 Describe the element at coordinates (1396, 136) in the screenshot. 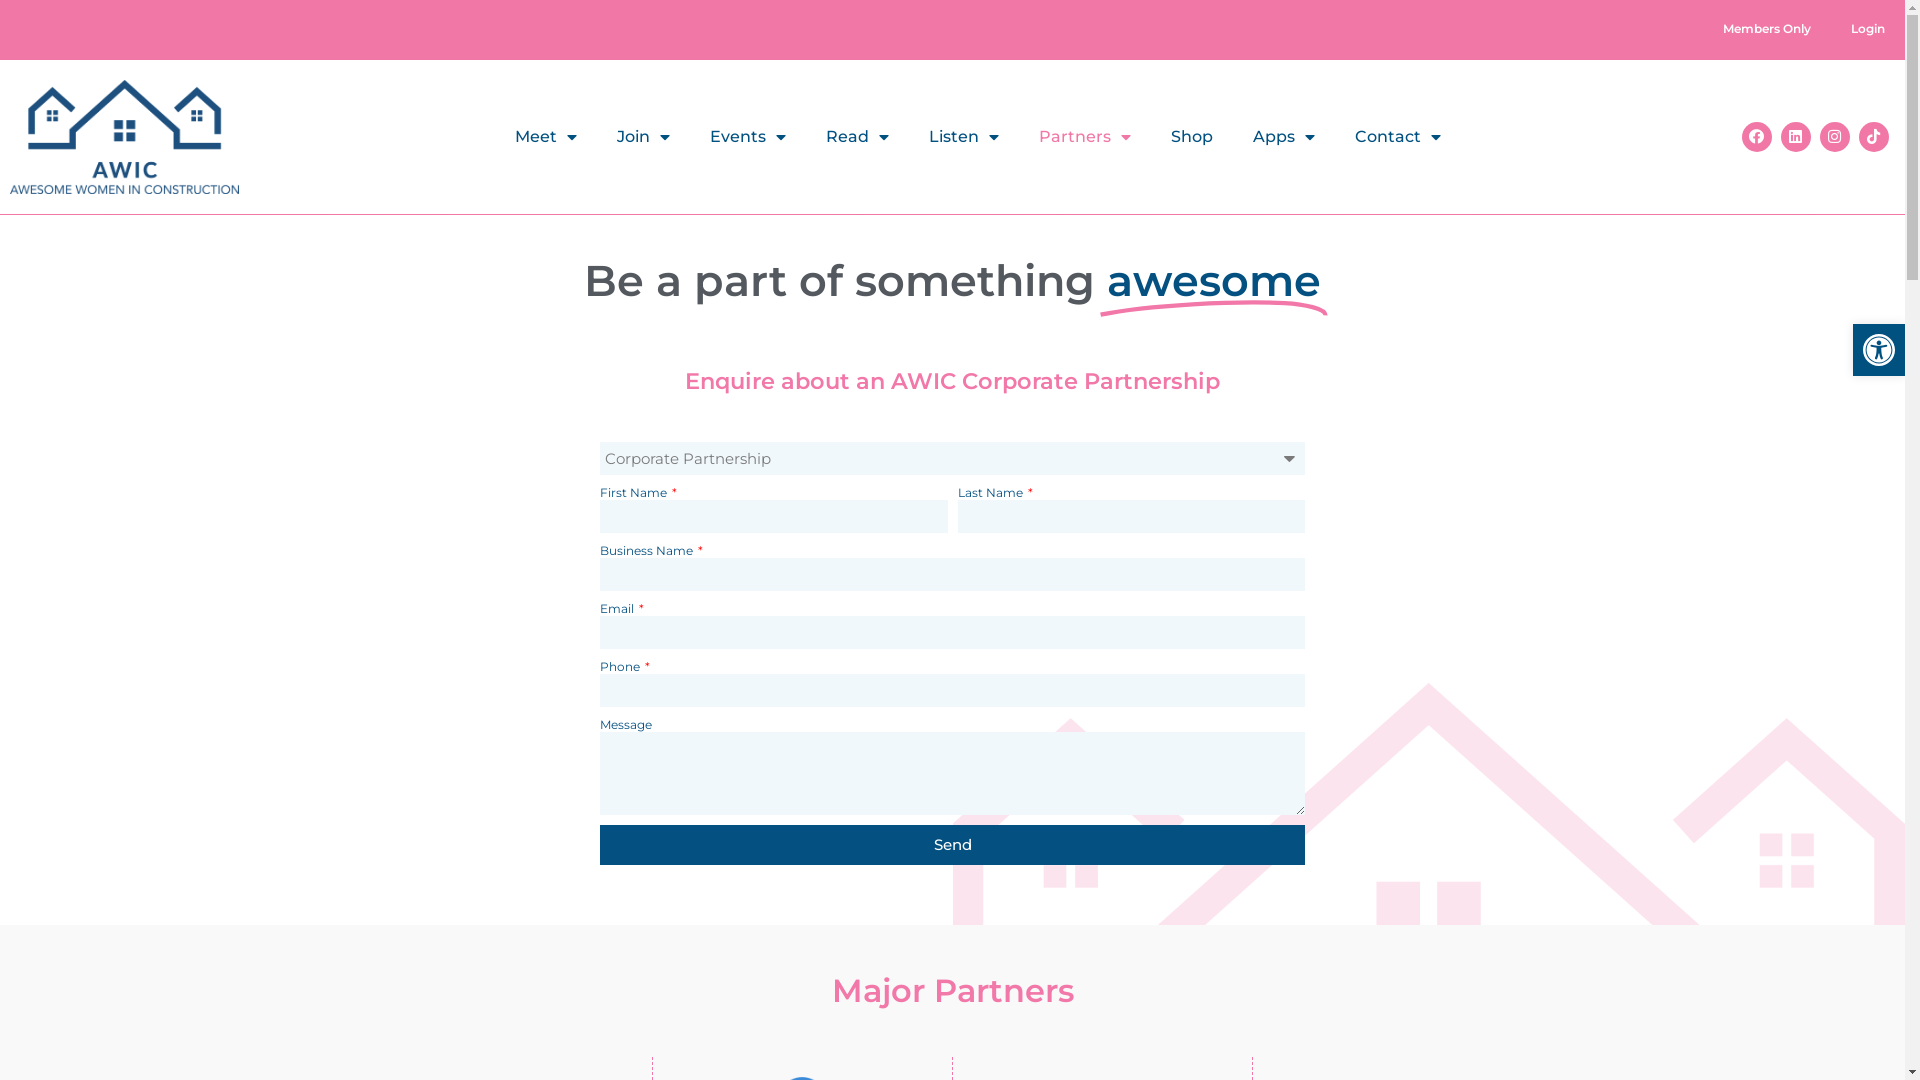

I see `'Contact'` at that location.